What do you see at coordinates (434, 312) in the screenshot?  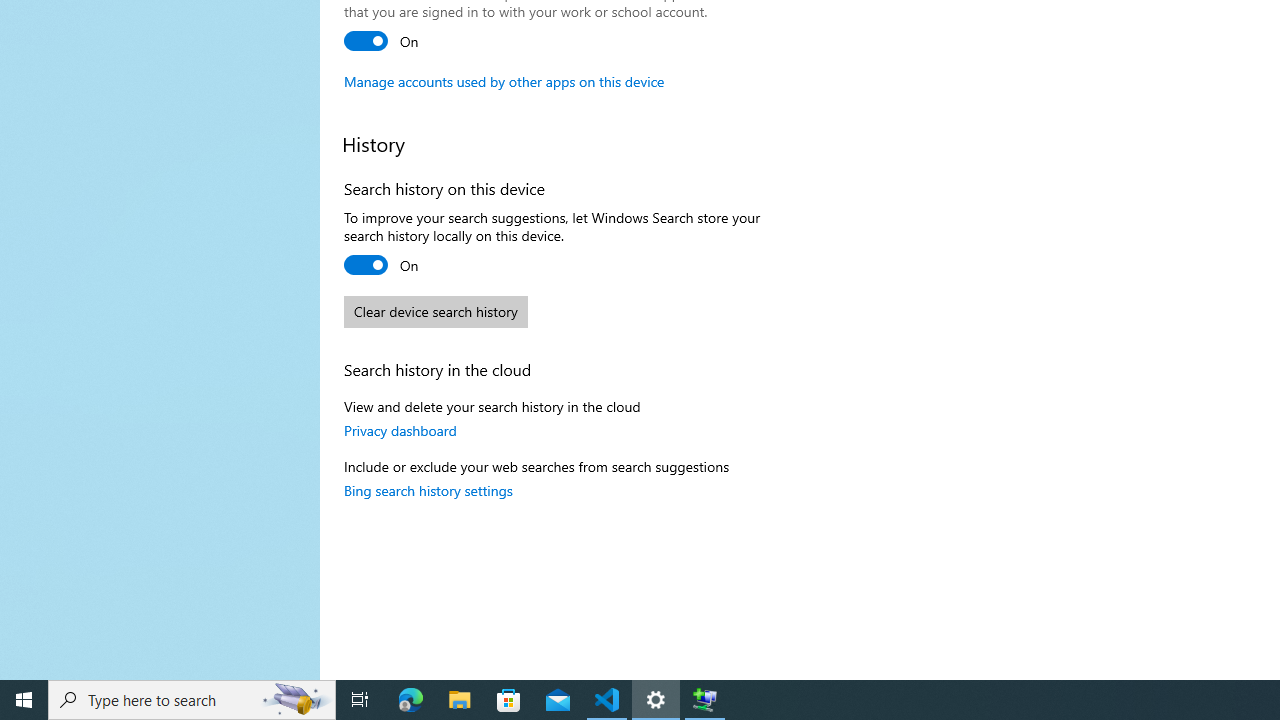 I see `'Clear device search history'` at bounding box center [434, 312].